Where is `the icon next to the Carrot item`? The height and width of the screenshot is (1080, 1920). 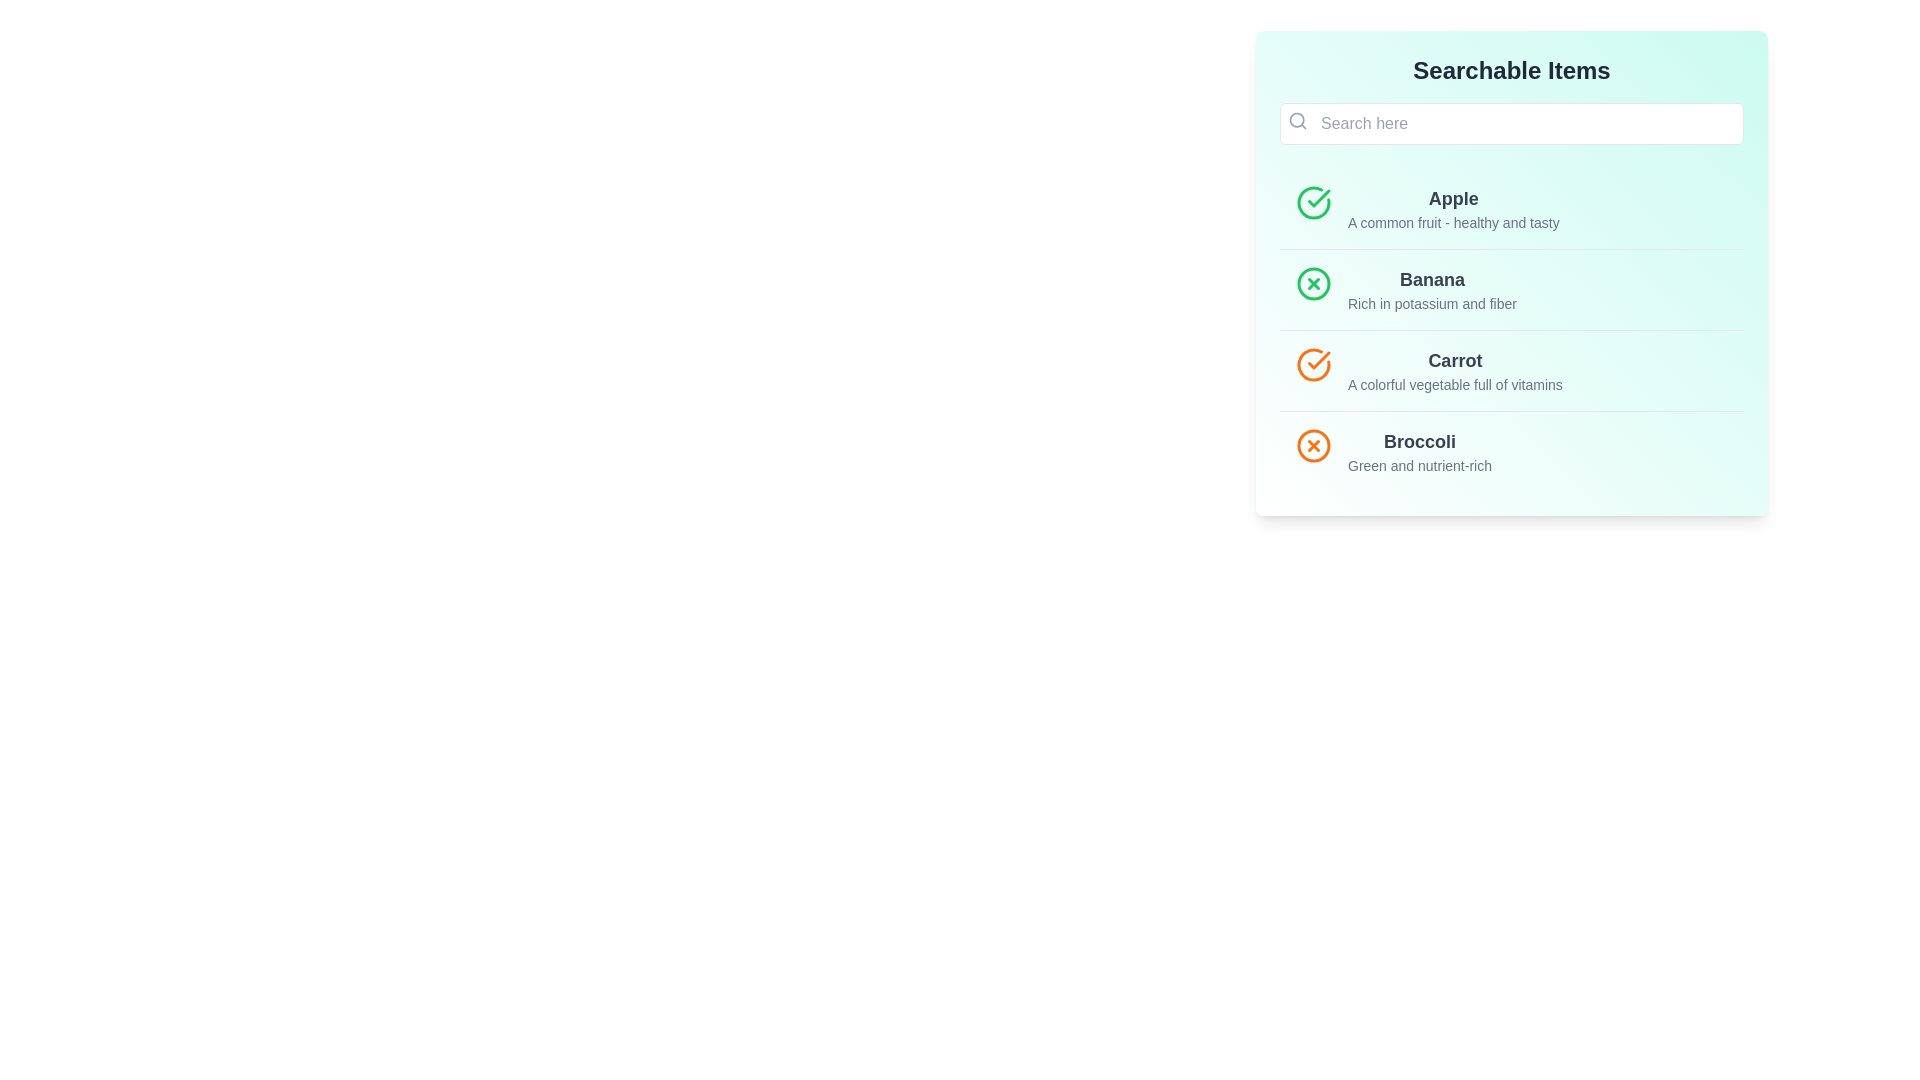
the icon next to the Carrot item is located at coordinates (1314, 365).